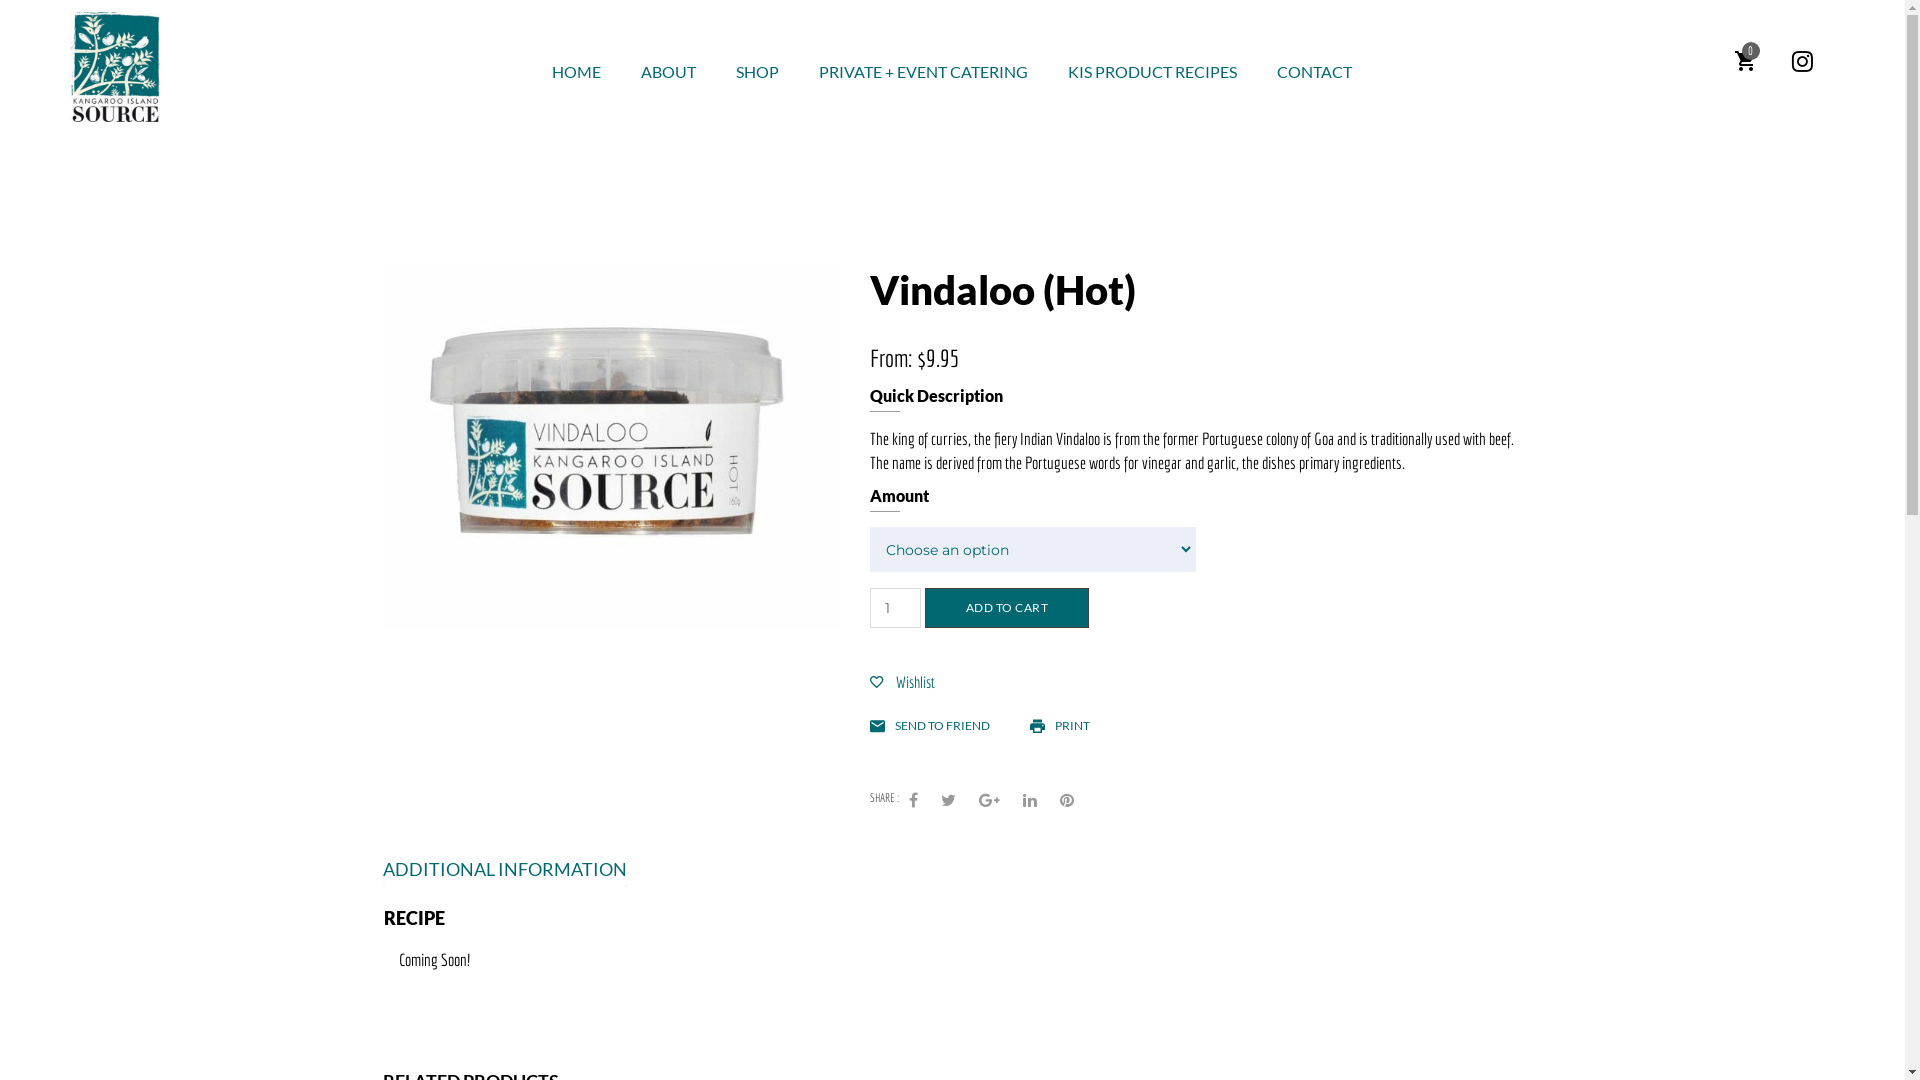 Image resolution: width=1920 pixels, height=1080 pixels. I want to click on 'Wishlist', so click(901, 681).